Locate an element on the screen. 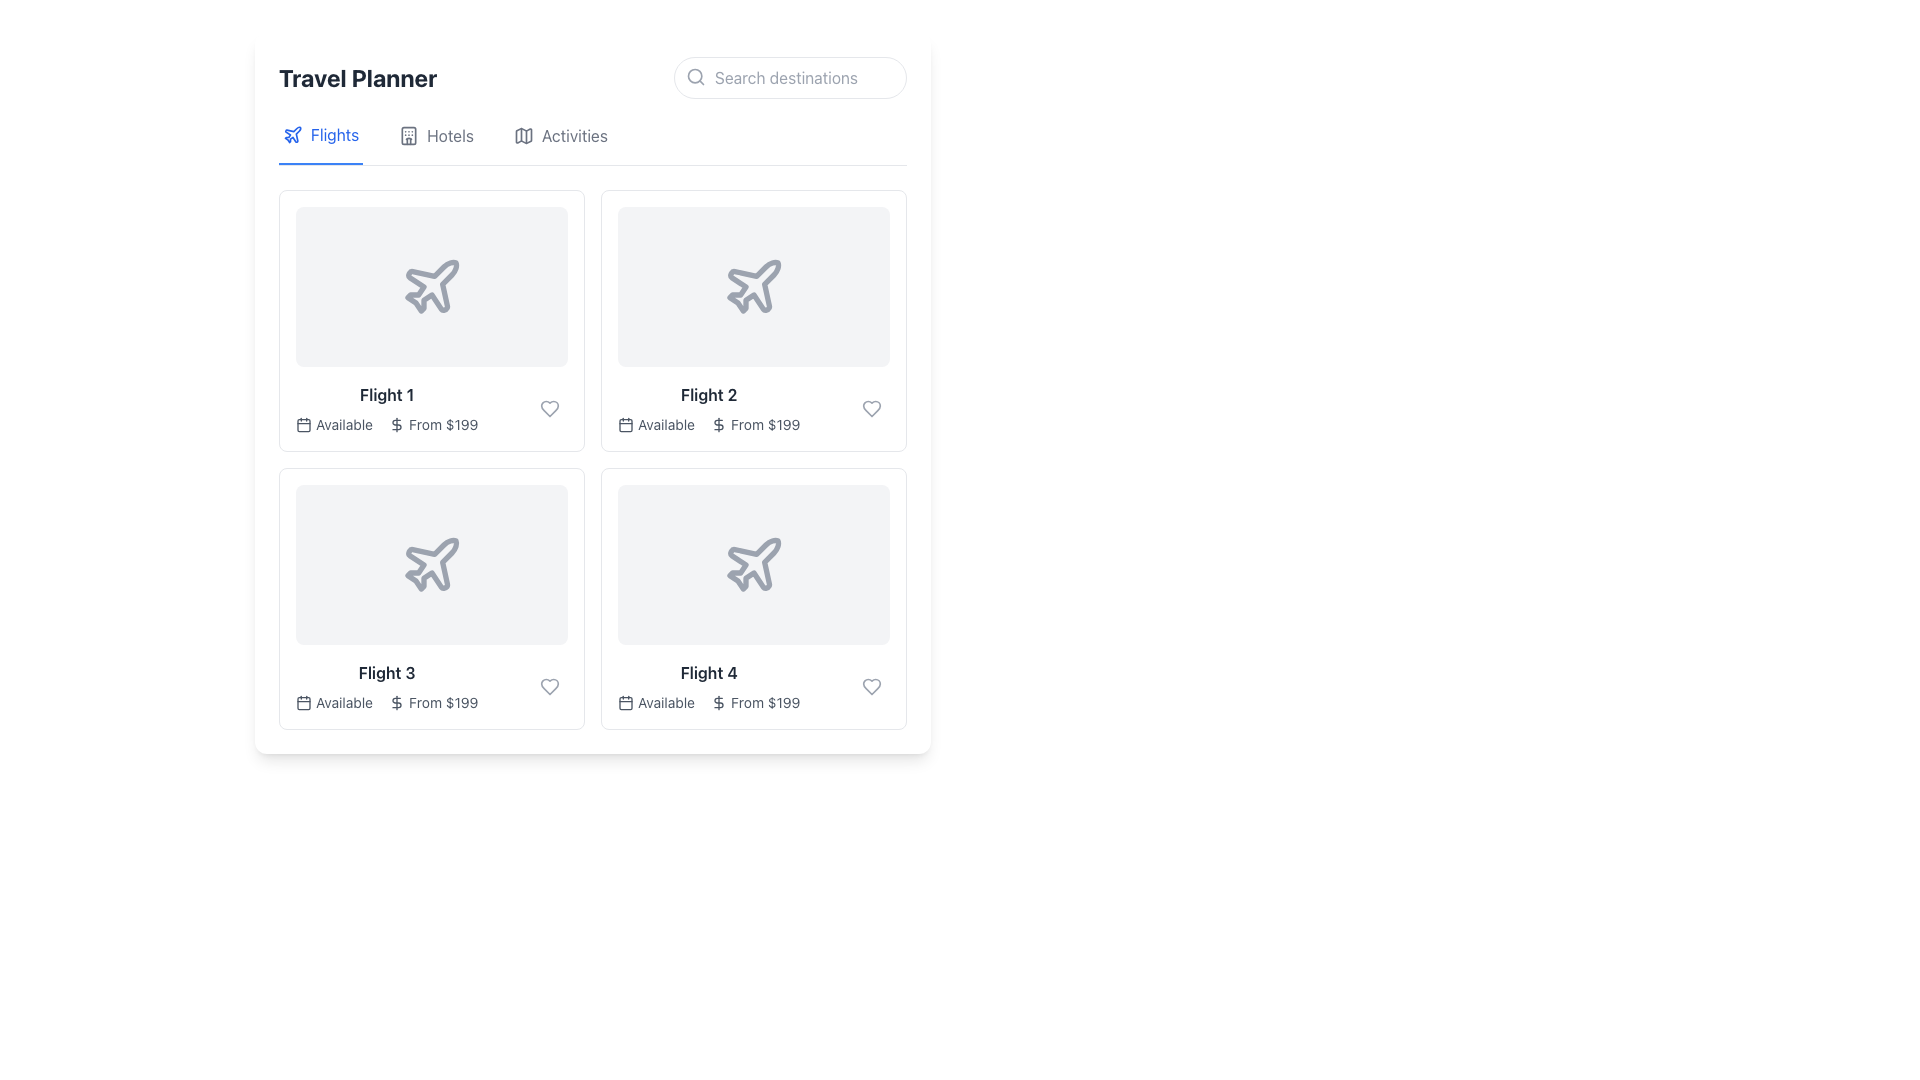 The width and height of the screenshot is (1920, 1080). static text element displaying the price 'From $199' located below the 'Available' text for 'Flight 4' in the bottom-right corner of the grid is located at coordinates (764, 701).